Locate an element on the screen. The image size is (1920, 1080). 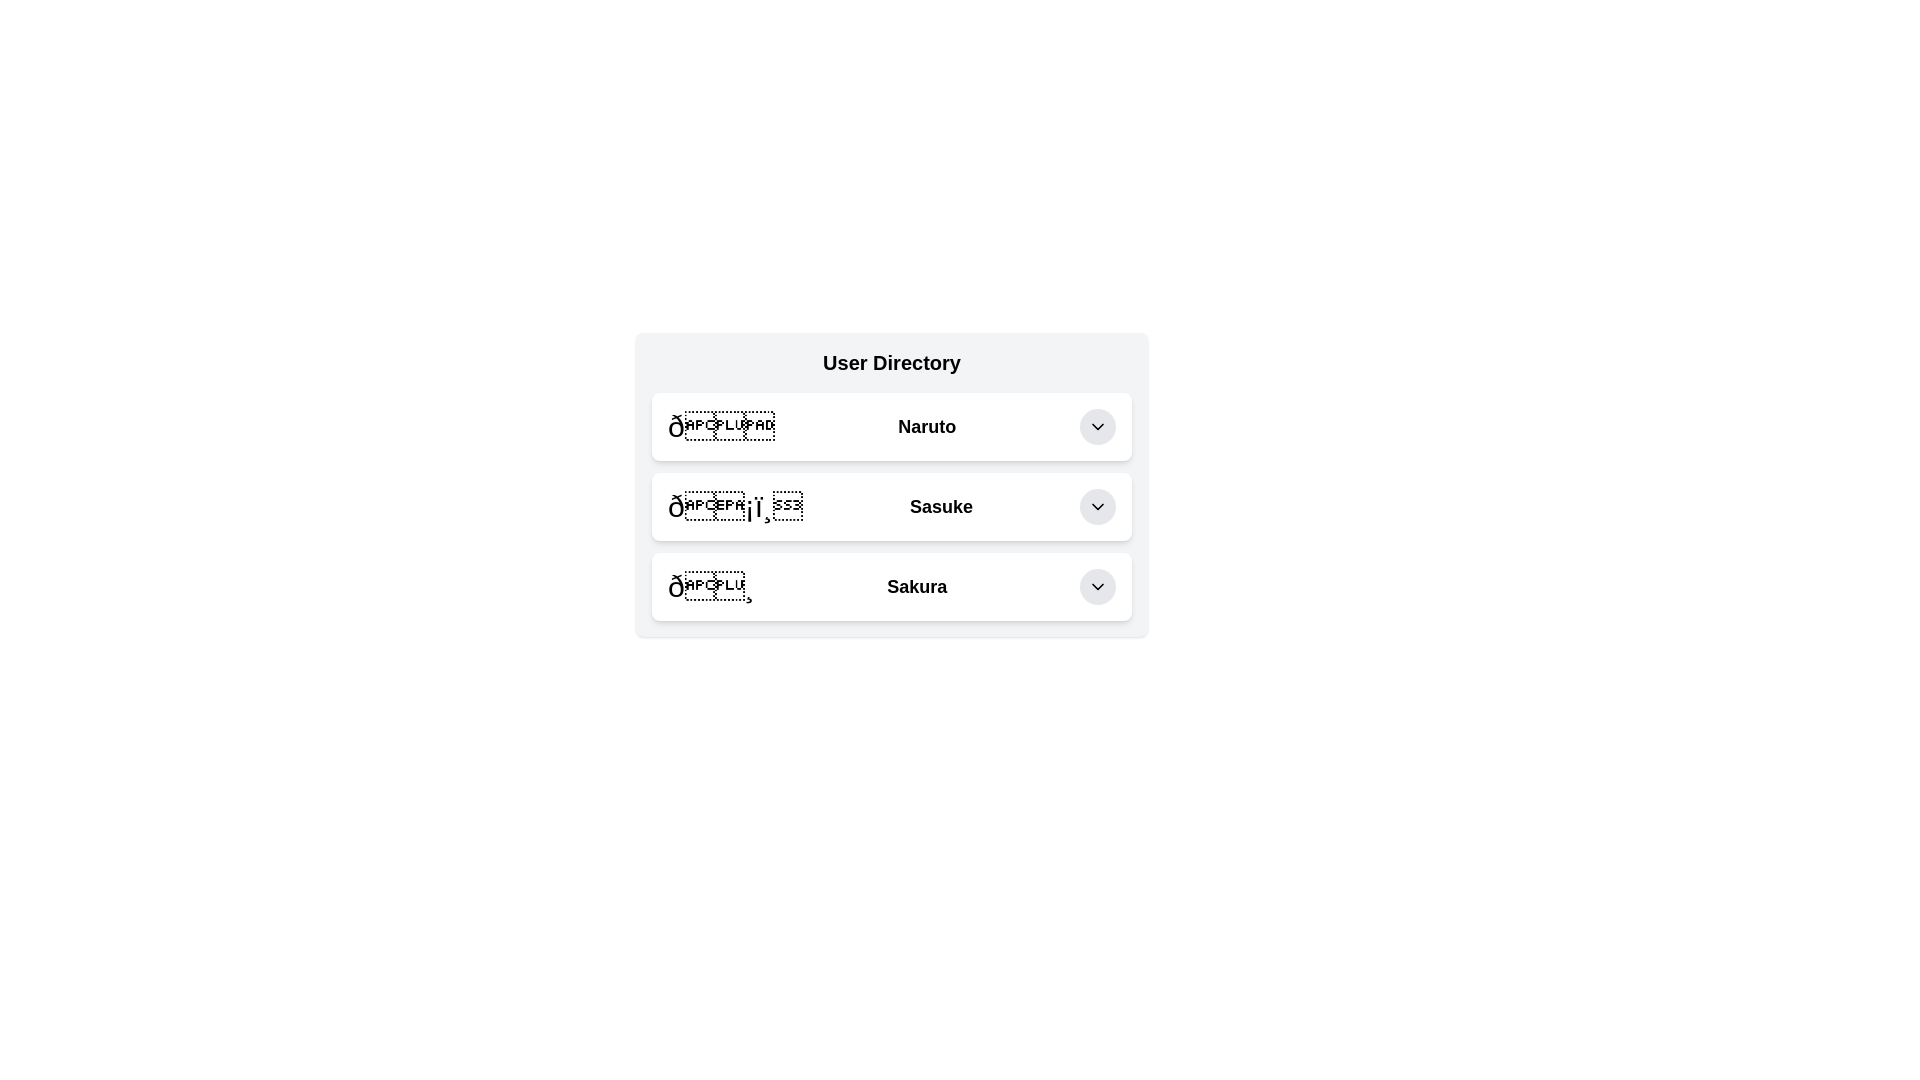
the second row in the User Directory list, which contains user details and is positioned between the rows labeled 'Naruto' and 'Sakura' is located at coordinates (891, 485).